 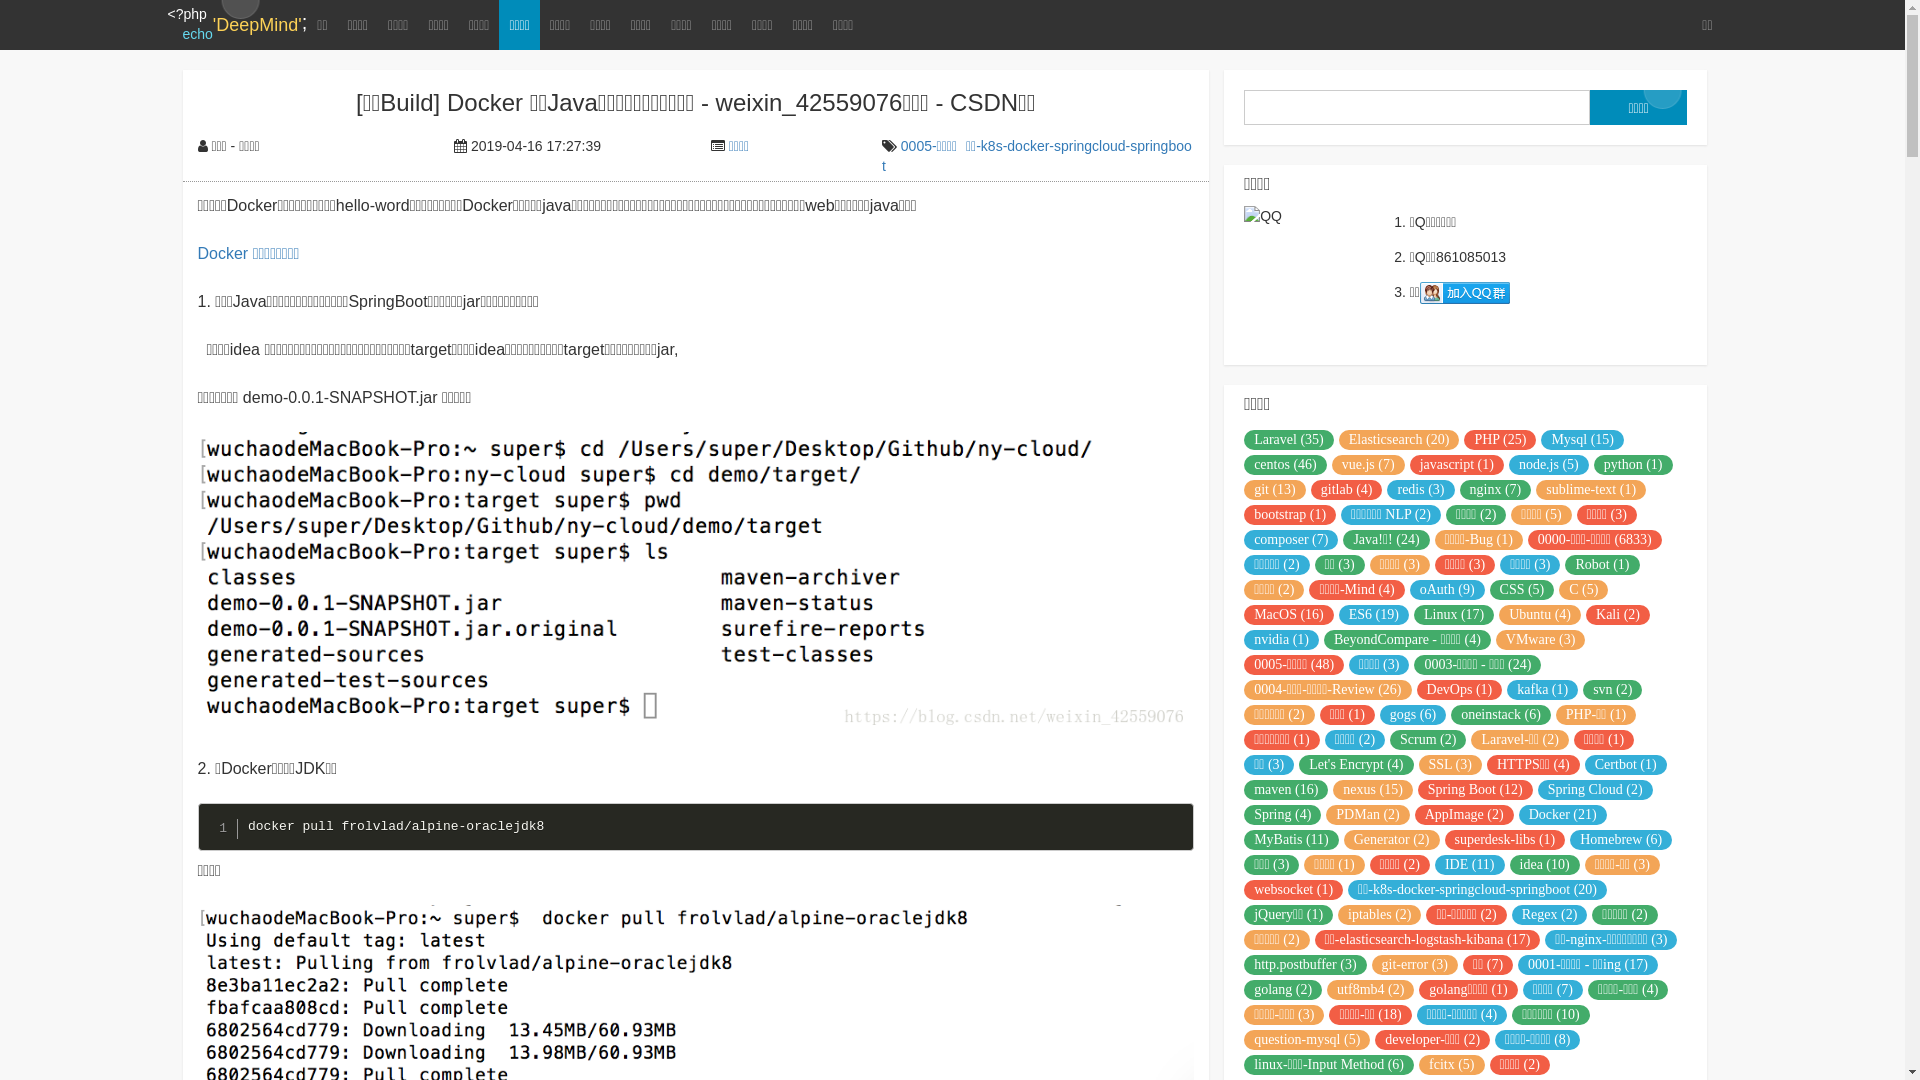 What do you see at coordinates (1501, 713) in the screenshot?
I see `'oneinstack (6)'` at bounding box center [1501, 713].